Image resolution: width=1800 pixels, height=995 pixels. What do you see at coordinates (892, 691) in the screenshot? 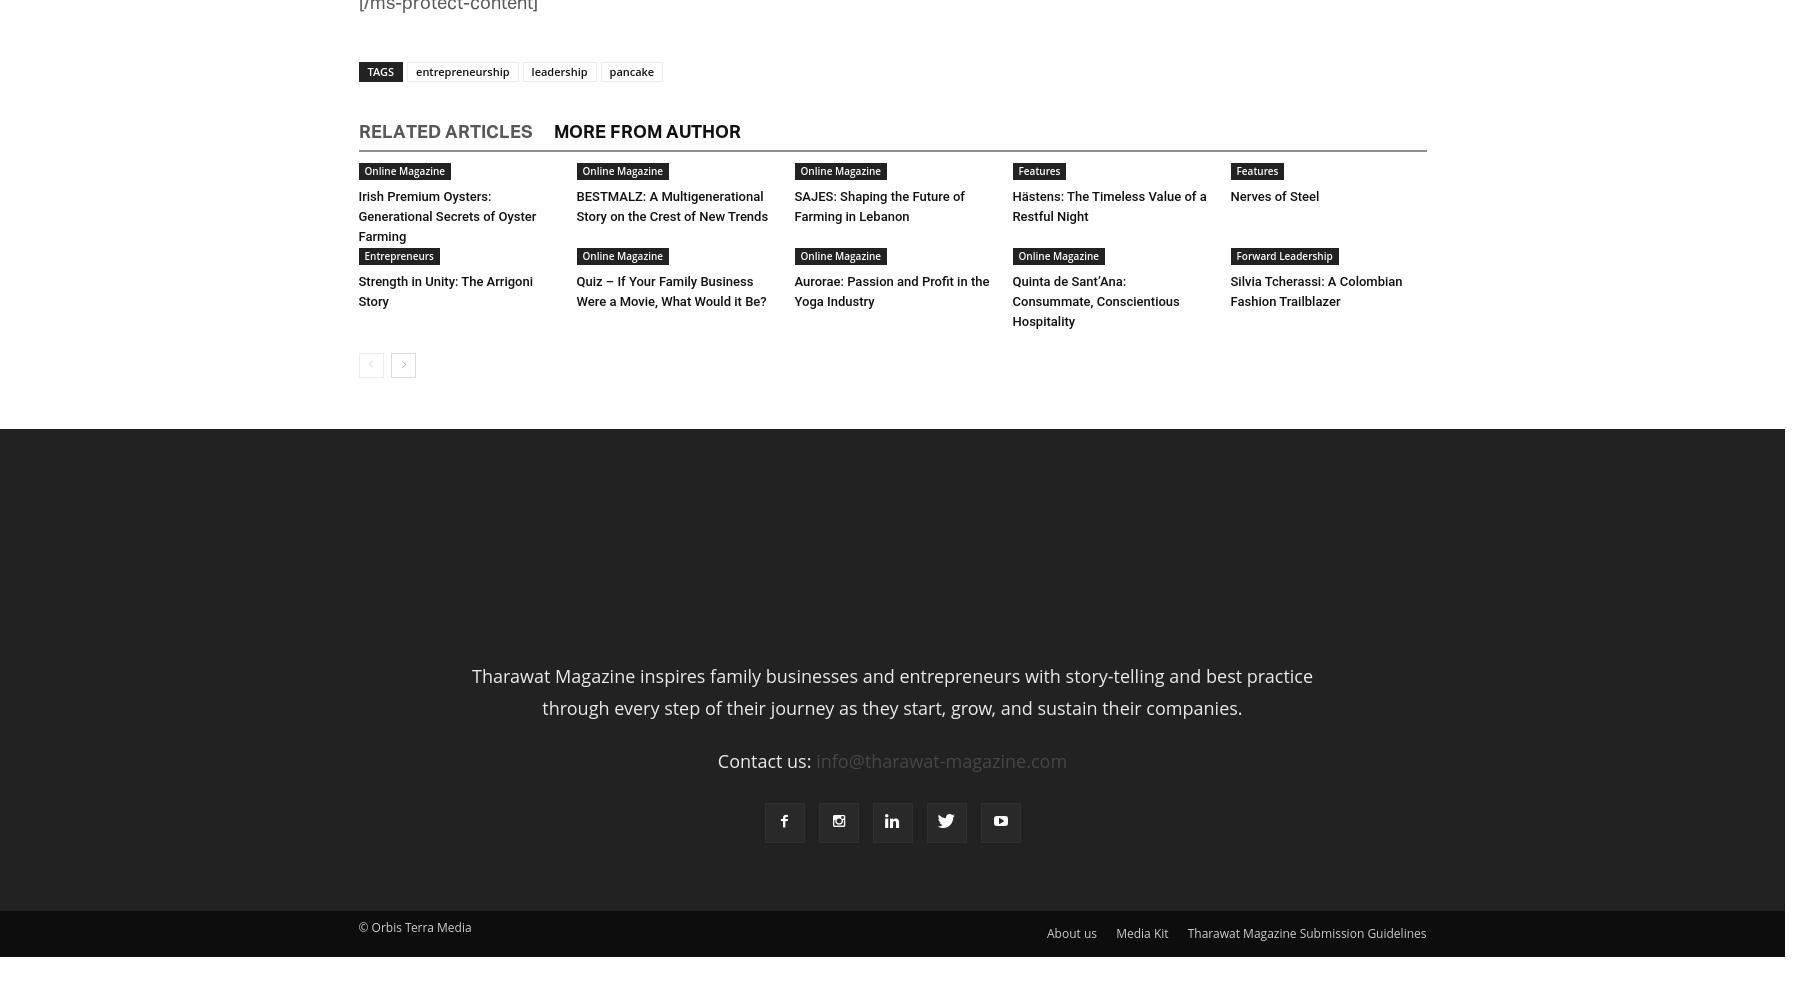
I see `'Tharawat Magazine inspires family businesses and entrepreneurs with story-telling and best practice through every step of their journey as they start, grow, and sustain their companies.'` at bounding box center [892, 691].